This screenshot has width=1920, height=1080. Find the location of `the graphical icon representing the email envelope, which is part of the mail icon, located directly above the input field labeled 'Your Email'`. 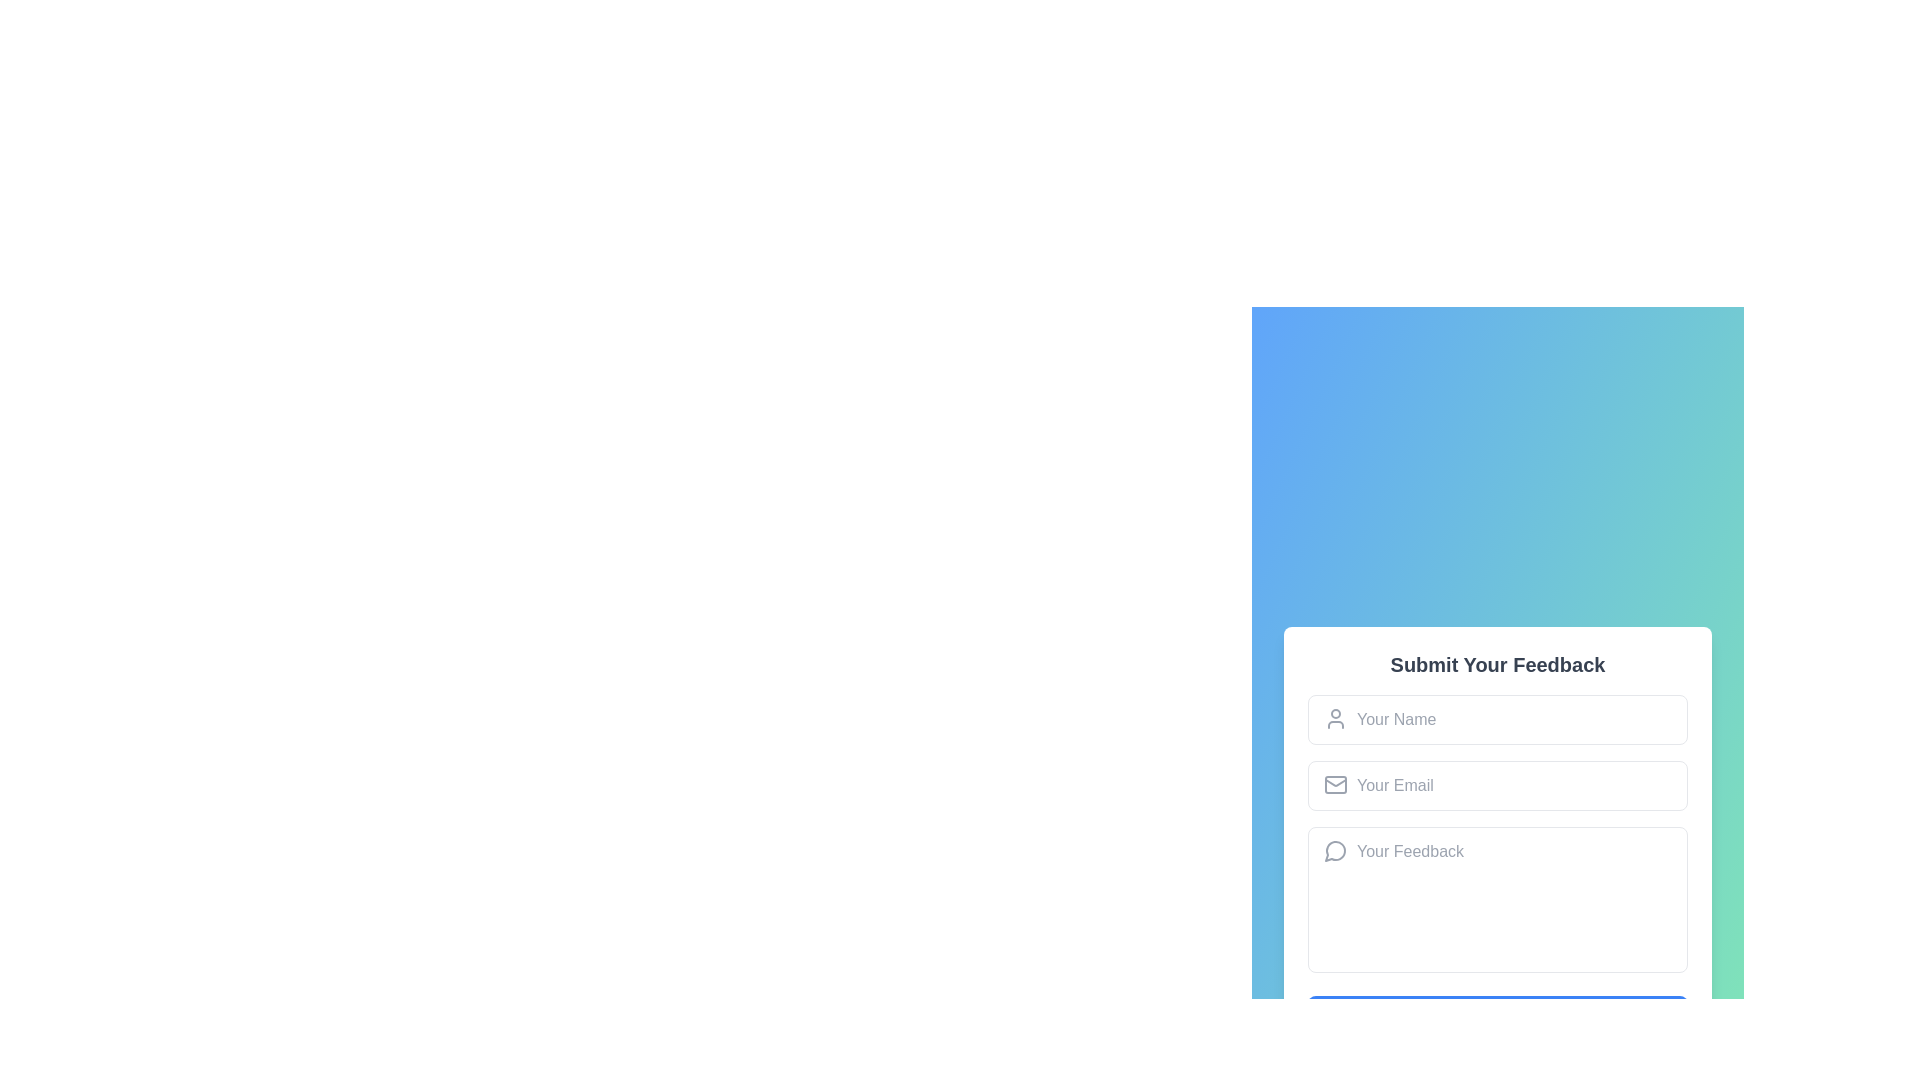

the graphical icon representing the email envelope, which is part of the mail icon, located directly above the input field labeled 'Your Email' is located at coordinates (1335, 783).